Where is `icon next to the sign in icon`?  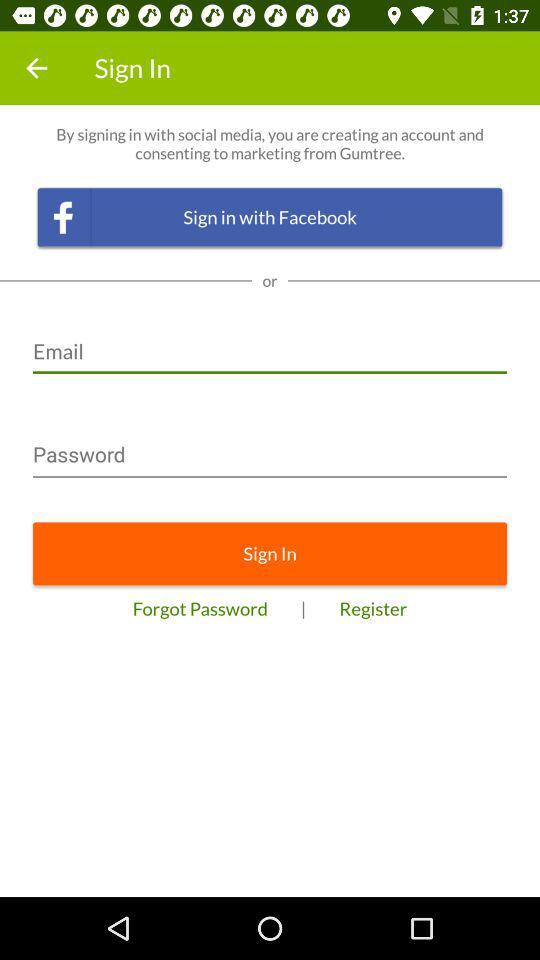 icon next to the sign in icon is located at coordinates (36, 68).